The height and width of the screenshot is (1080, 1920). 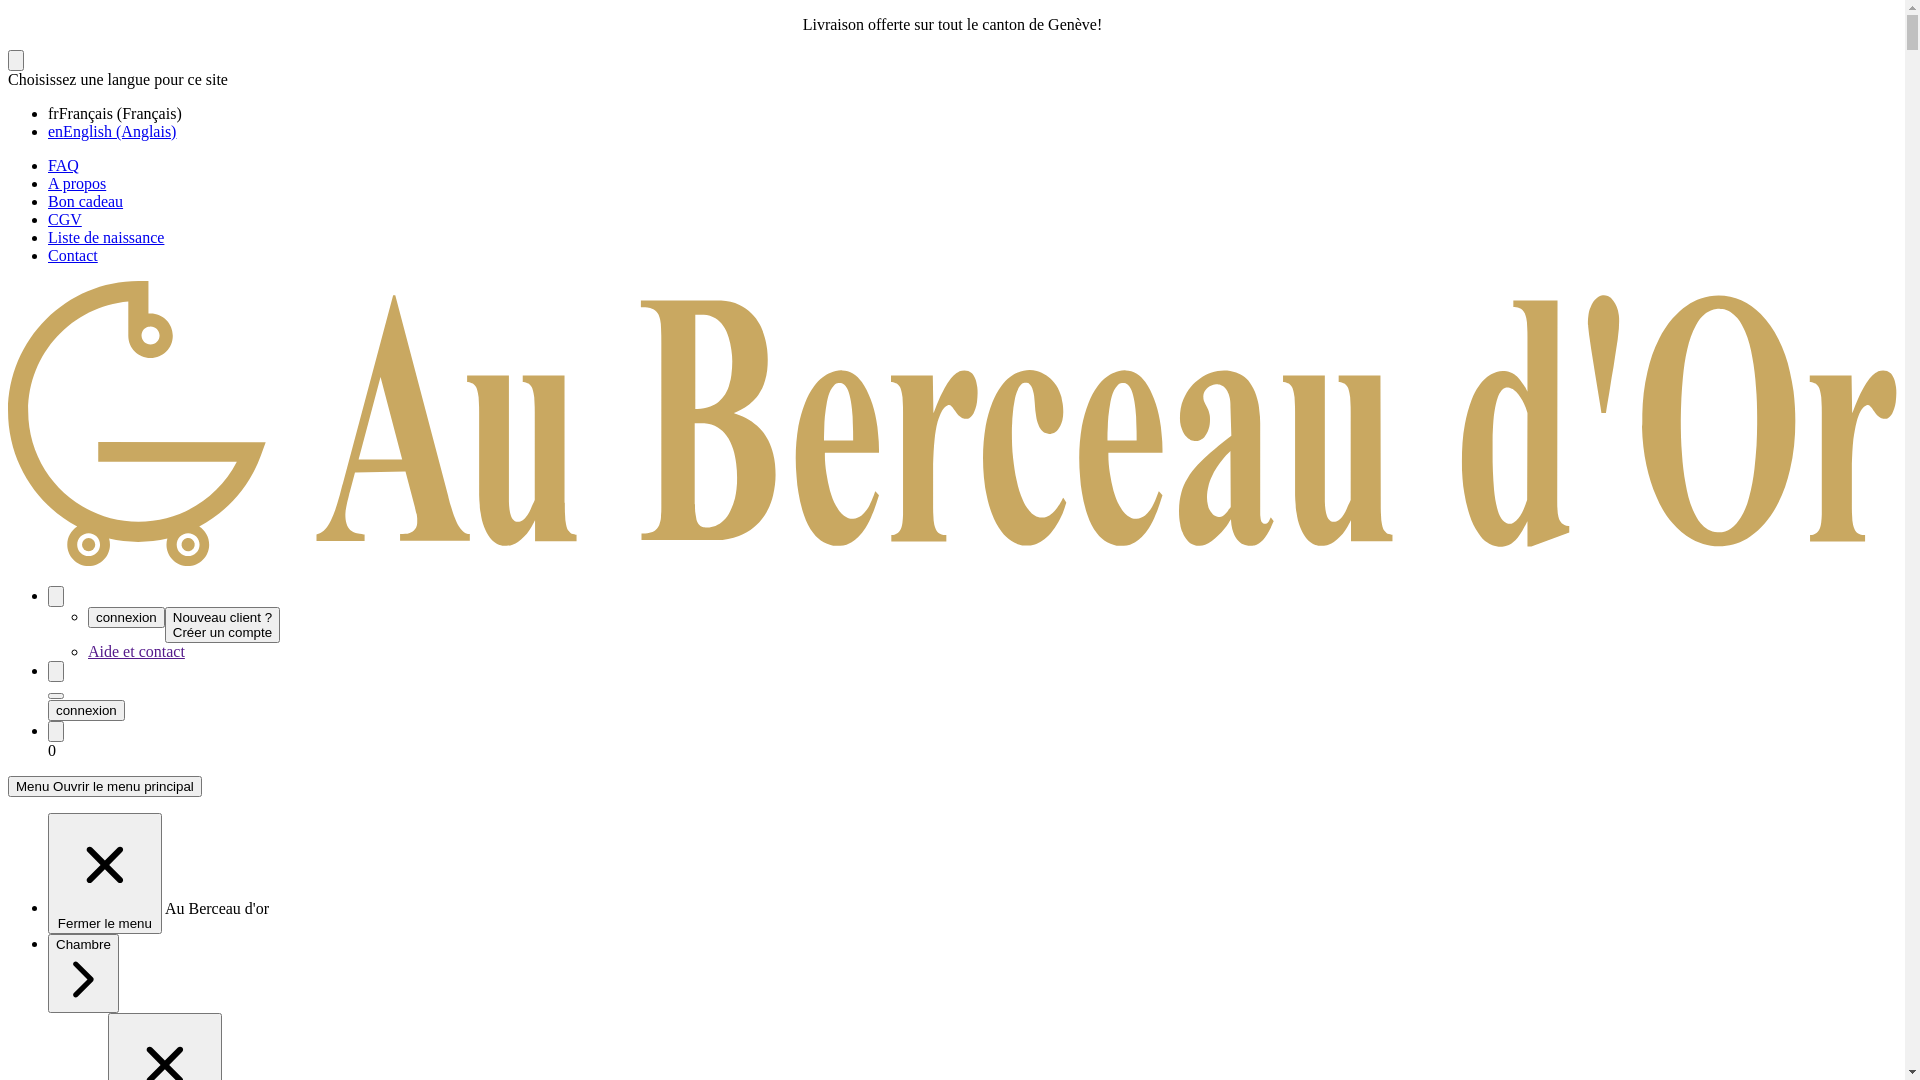 What do you see at coordinates (104, 873) in the screenshot?
I see `'Fermer le menu'` at bounding box center [104, 873].